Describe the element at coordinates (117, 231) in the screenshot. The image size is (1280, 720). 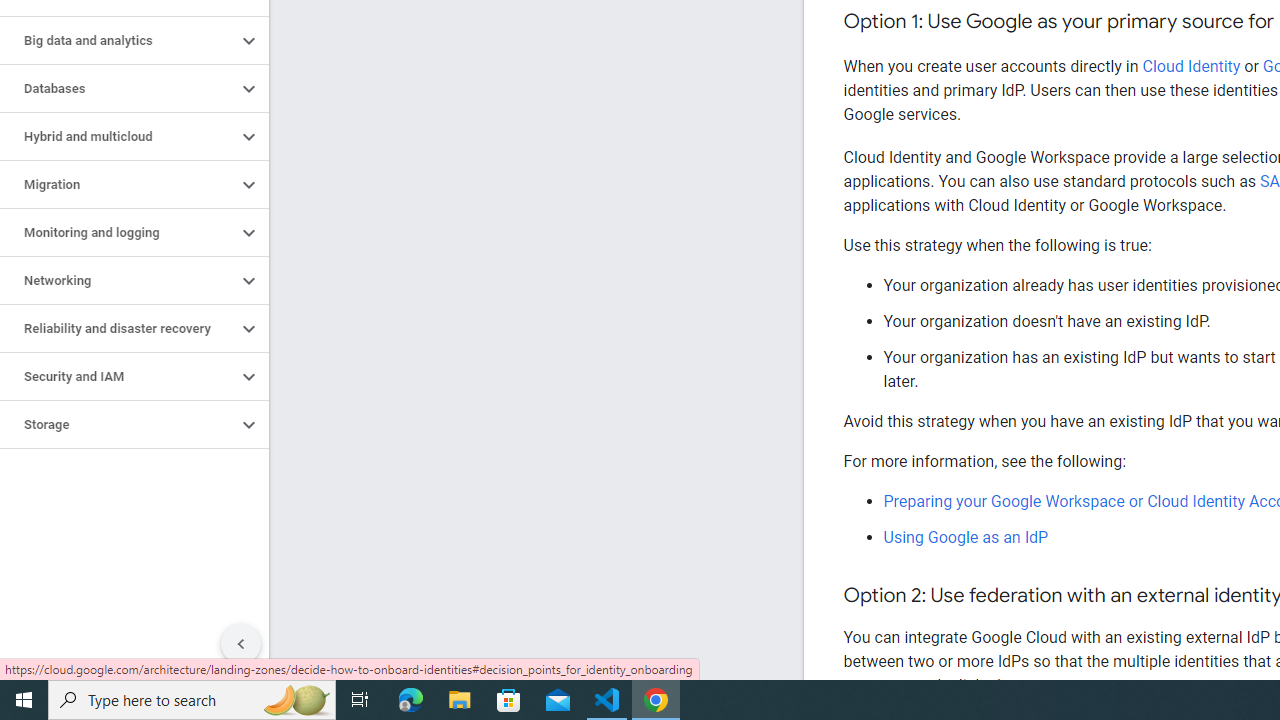
I see `'Monitoring and logging'` at that location.